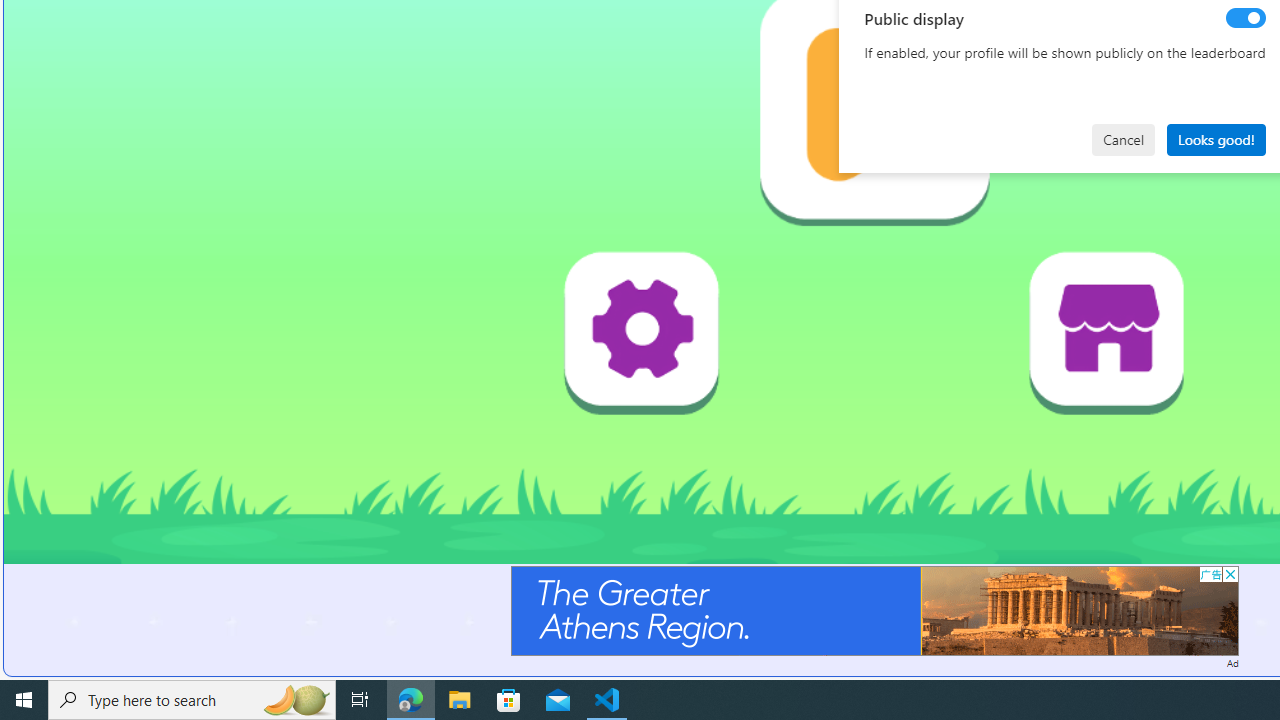 This screenshot has height=720, width=1280. What do you see at coordinates (1229, 574) in the screenshot?
I see `'AutomationID: cbb'` at bounding box center [1229, 574].